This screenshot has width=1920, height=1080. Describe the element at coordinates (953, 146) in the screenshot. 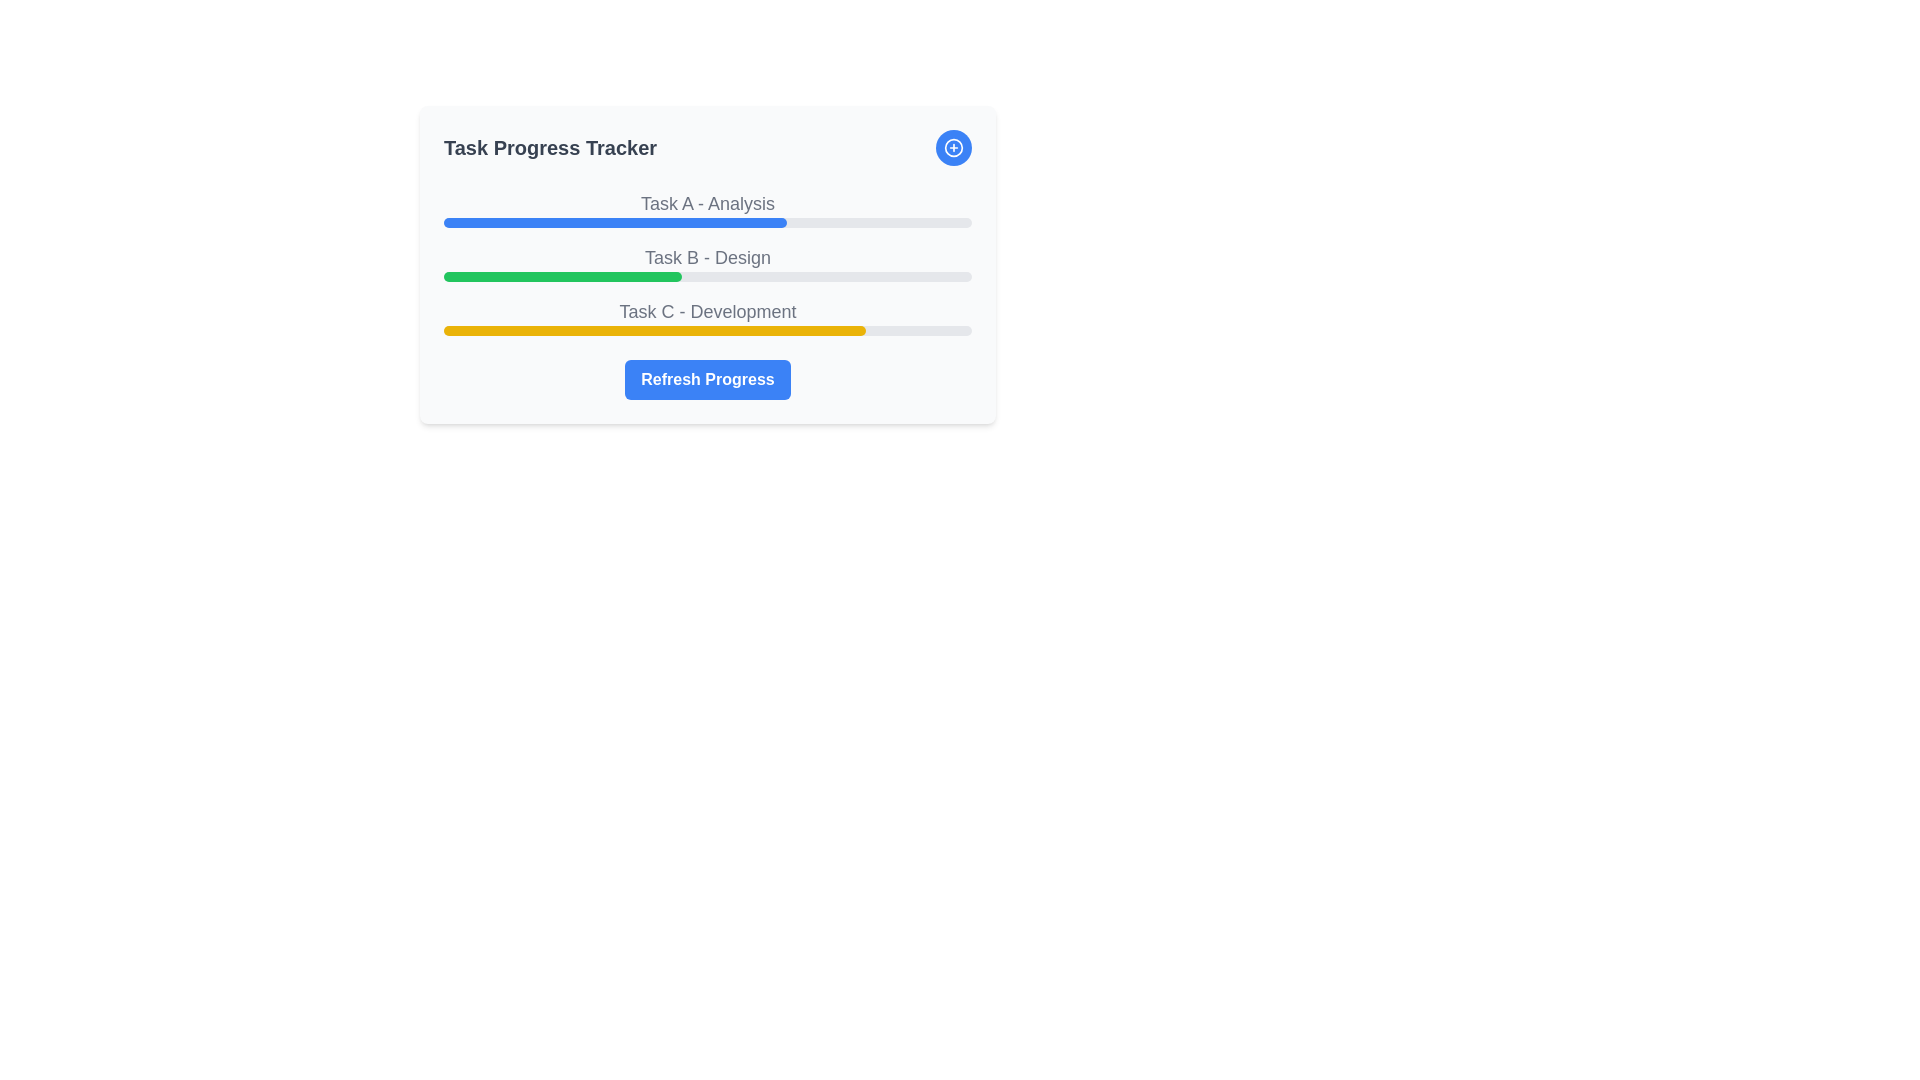

I see `the innermost circle of the circular icon located at the top-right corner of the task progress tracker interface` at that location.